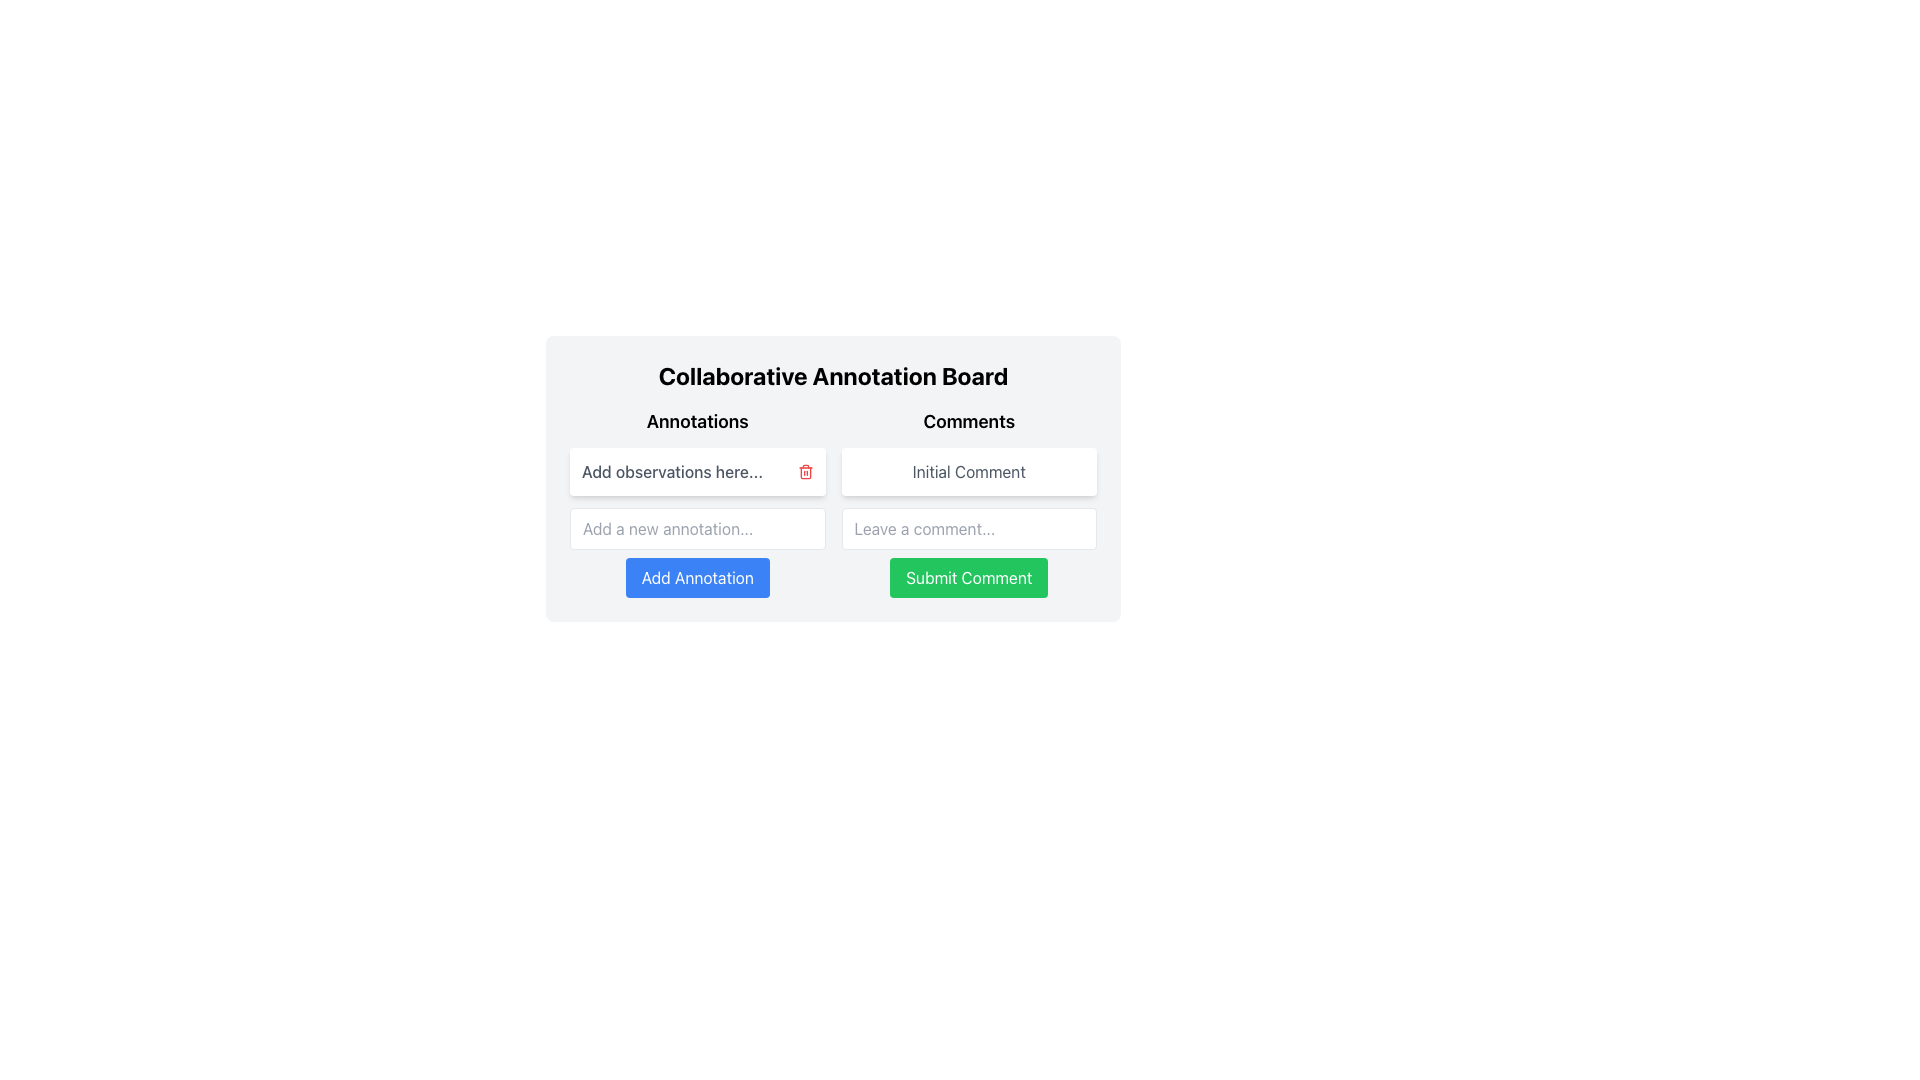  I want to click on the text input field located on the right side of the interface under the 'Comments' section, which allows users to type comments, so click(969, 527).